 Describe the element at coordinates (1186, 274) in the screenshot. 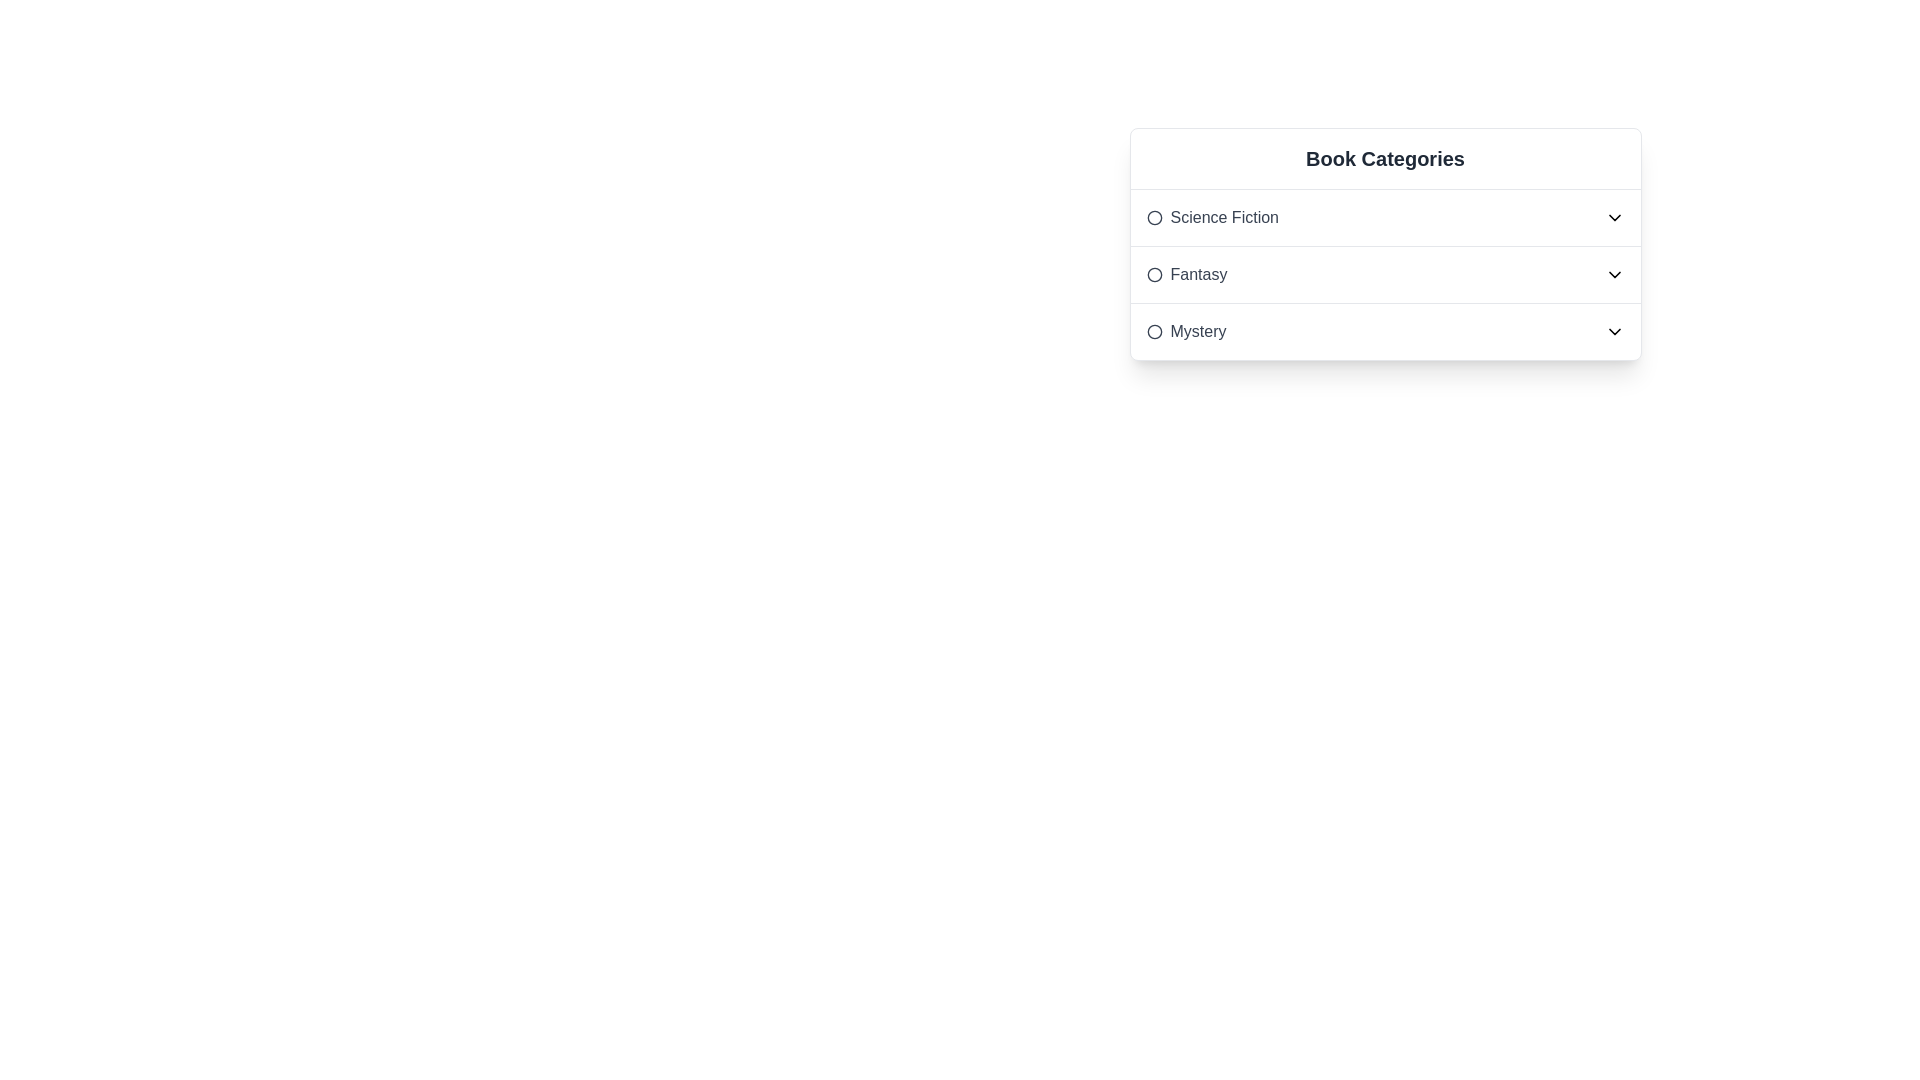

I see `the 'Fantasy' label, which is the second item in the list of book categories, styled in gray and positioned below 'Science Fiction'` at that location.